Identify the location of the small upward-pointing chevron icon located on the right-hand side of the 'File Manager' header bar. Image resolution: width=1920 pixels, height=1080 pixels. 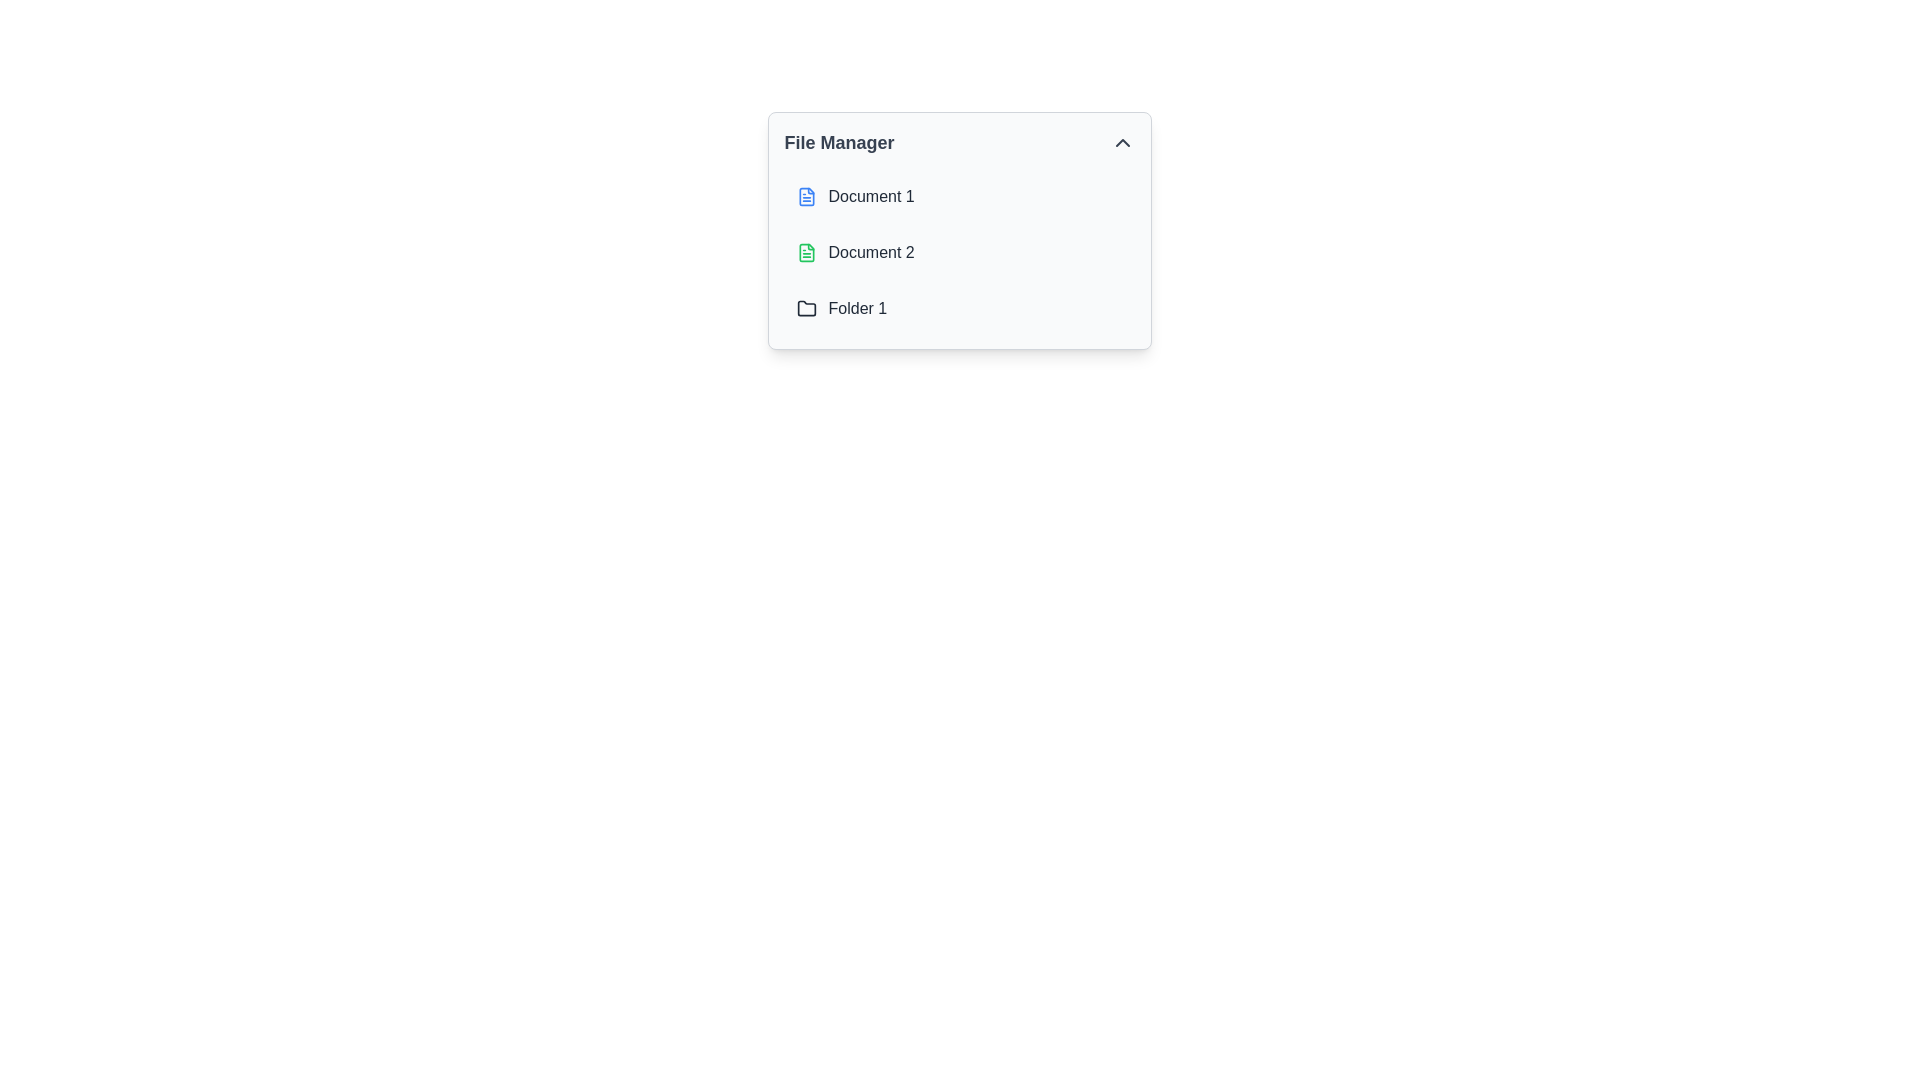
(1122, 141).